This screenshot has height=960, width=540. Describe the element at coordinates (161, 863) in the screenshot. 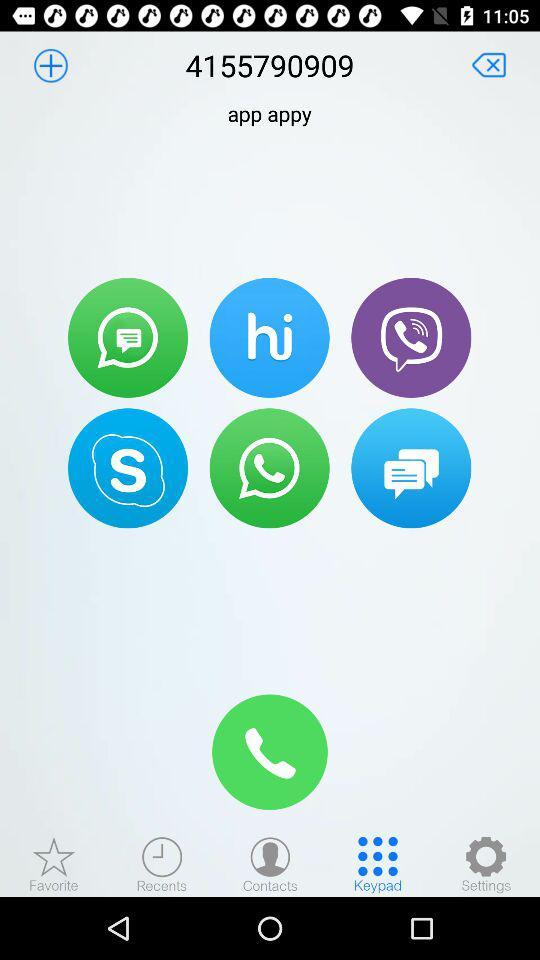

I see `open recent` at that location.